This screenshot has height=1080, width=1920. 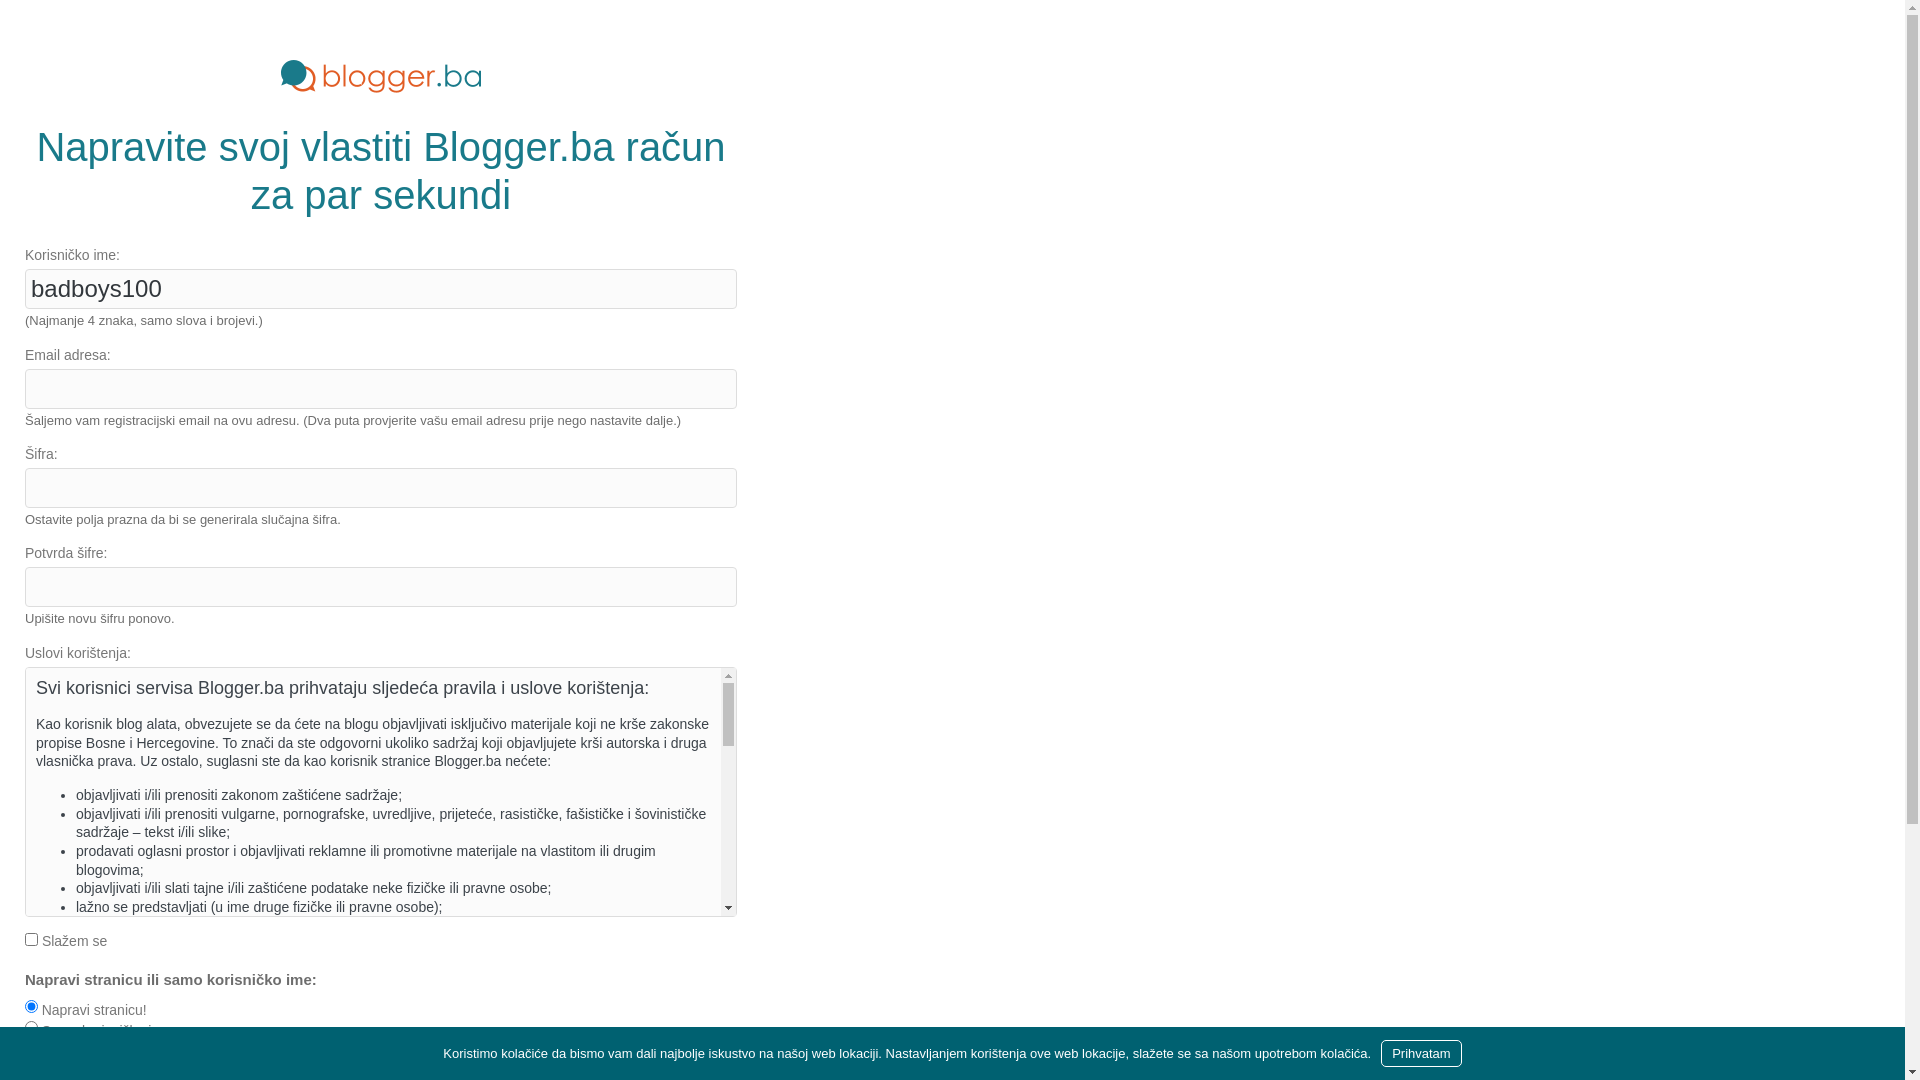 I want to click on 'Prihvatam', so click(x=1420, y=1052).